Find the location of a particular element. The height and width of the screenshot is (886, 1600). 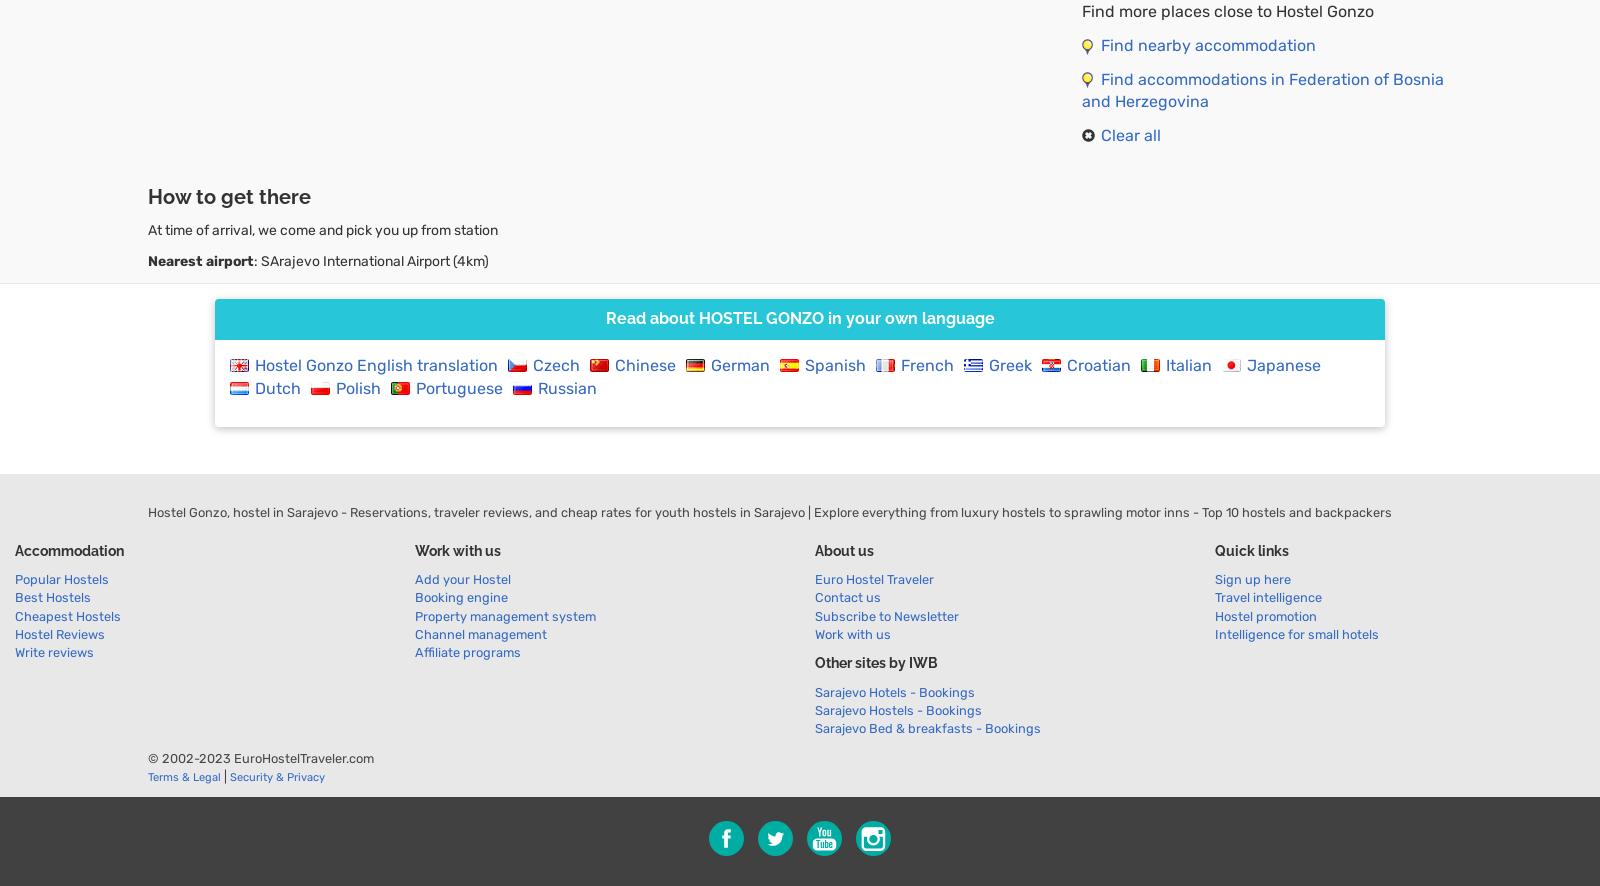

'Other sites by IWB' is located at coordinates (875, 662).